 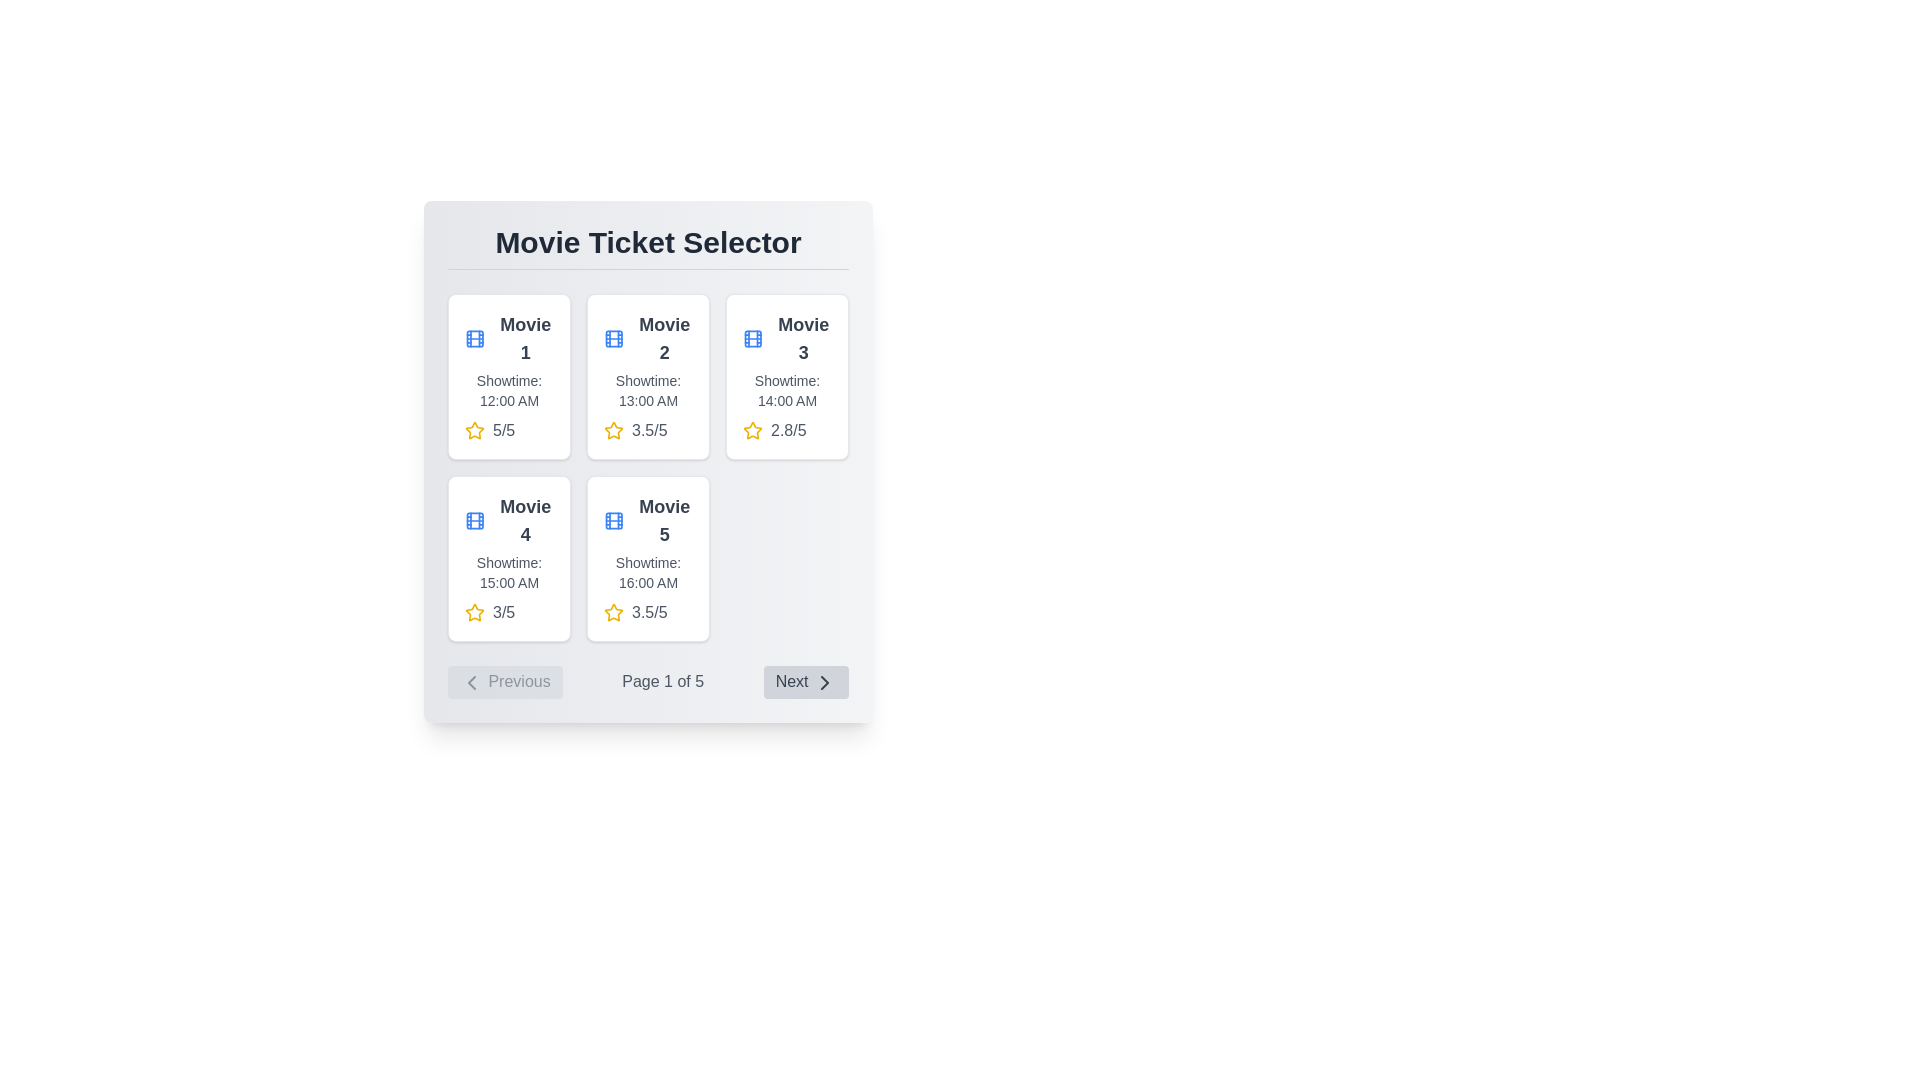 I want to click on the rating display for 'Movie 5', which includes a star icon and a numerical value, located at the bottom part of the card beneath the movie showtime information, so click(x=648, y=612).